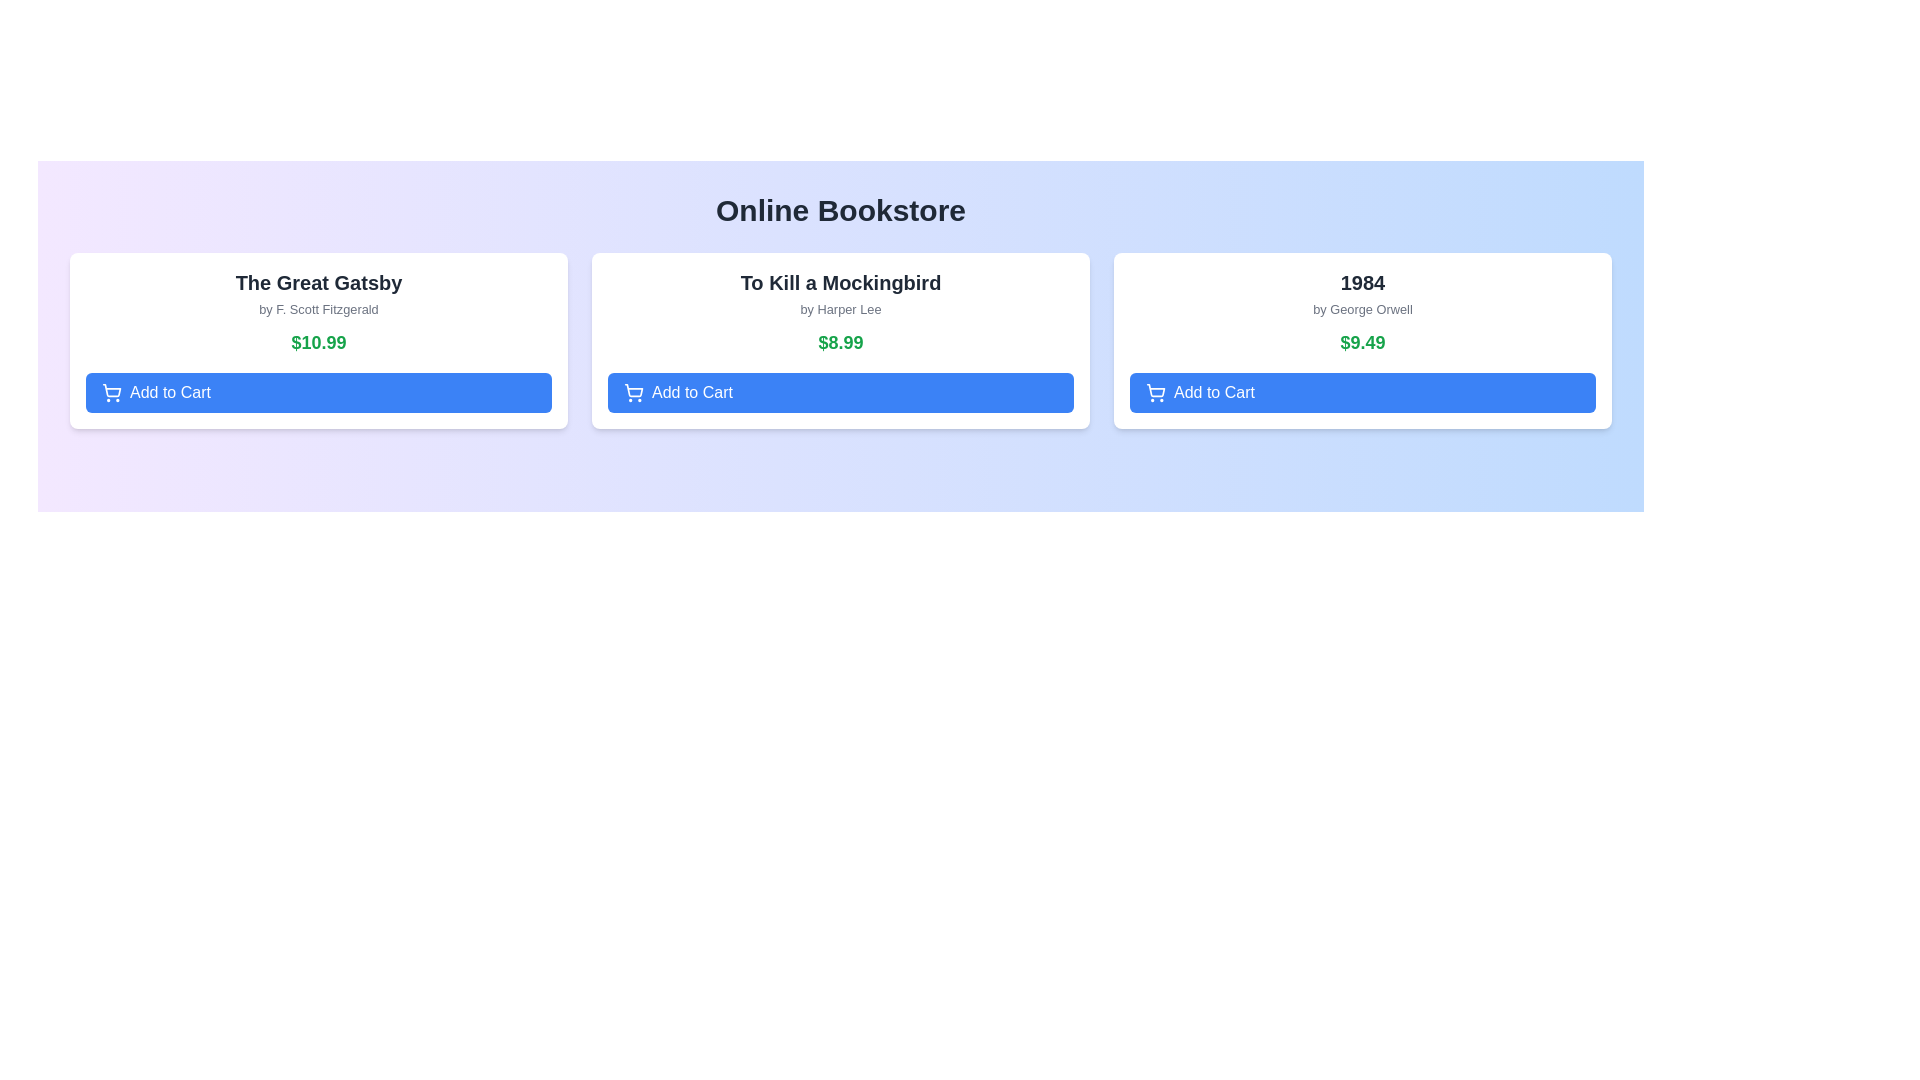 The height and width of the screenshot is (1080, 1920). I want to click on the static text element that reads 'by Harper Lee', which is positioned below the title 'To Kill a Mockingbird' and above the price '$8.99', so click(840, 309).